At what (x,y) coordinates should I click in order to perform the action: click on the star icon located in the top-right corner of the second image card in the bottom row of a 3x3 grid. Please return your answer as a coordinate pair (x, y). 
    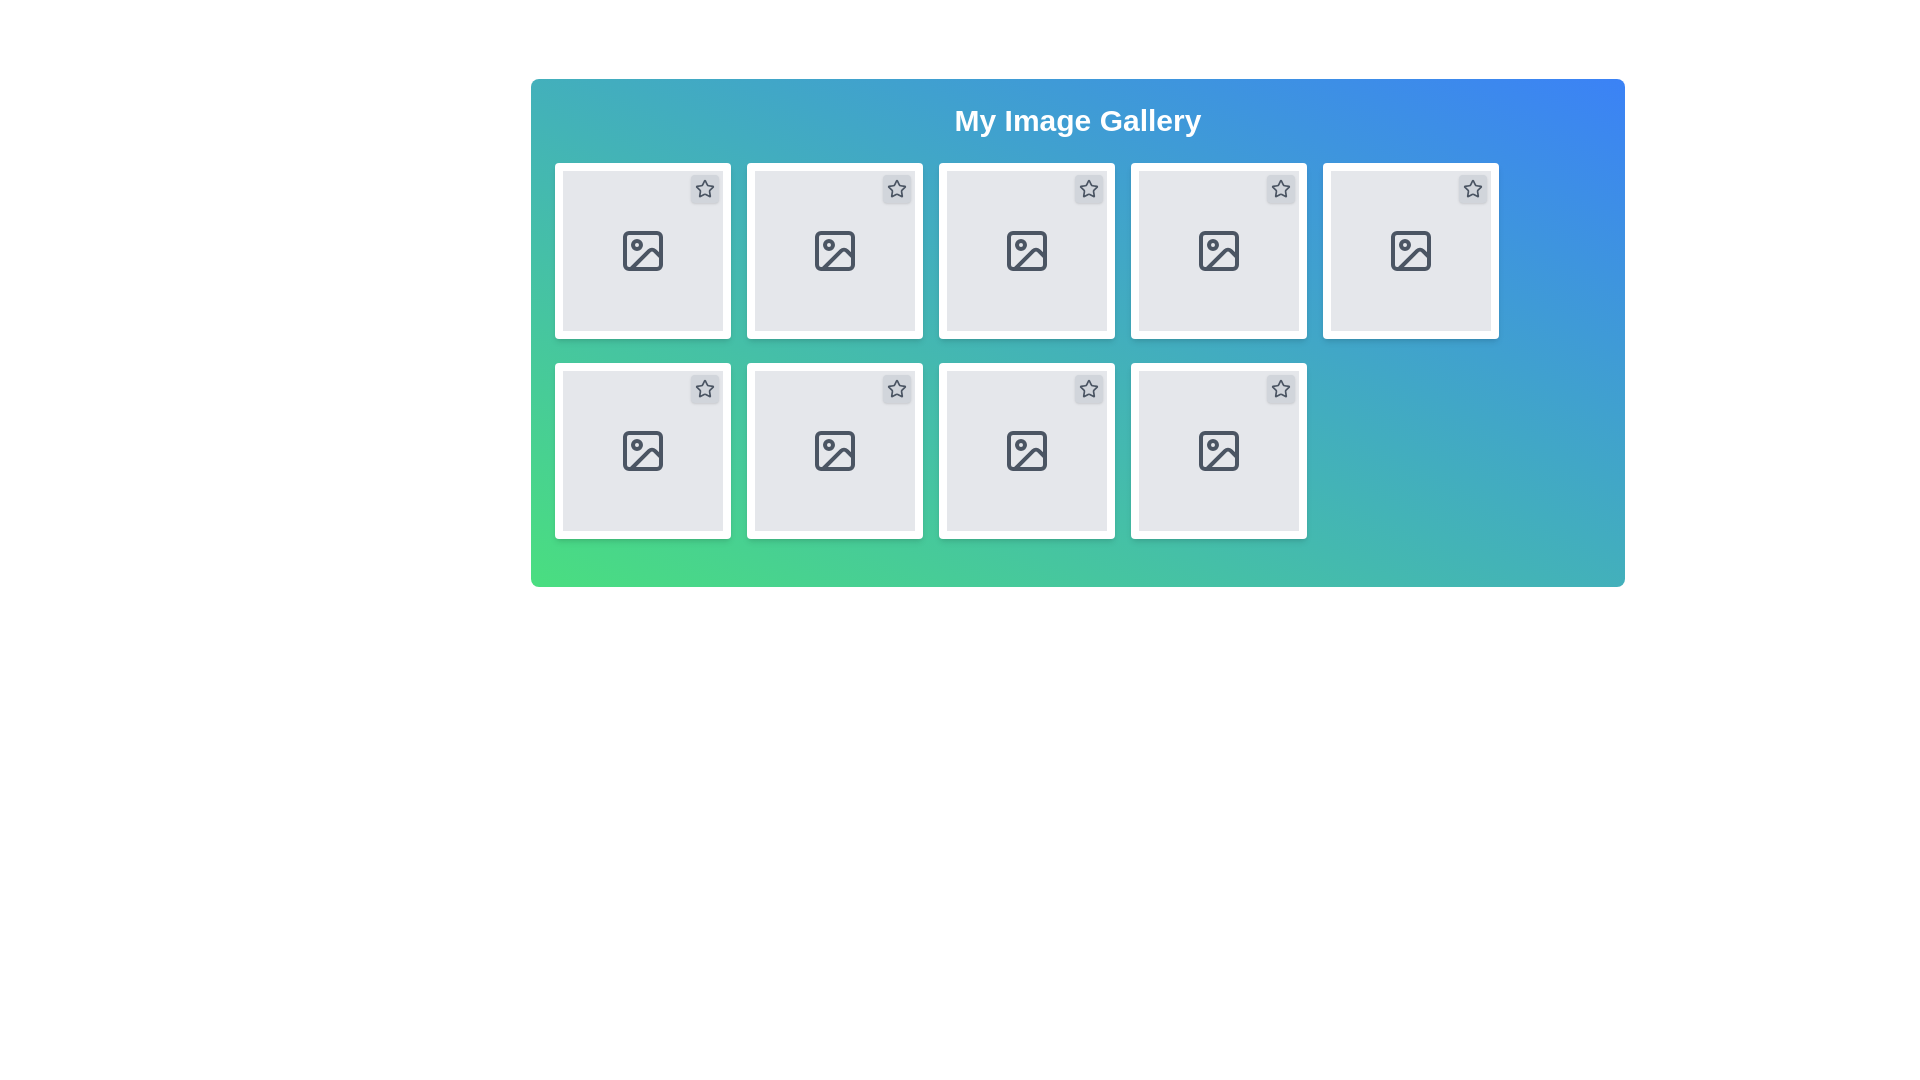
    Looking at the image, I should click on (1088, 389).